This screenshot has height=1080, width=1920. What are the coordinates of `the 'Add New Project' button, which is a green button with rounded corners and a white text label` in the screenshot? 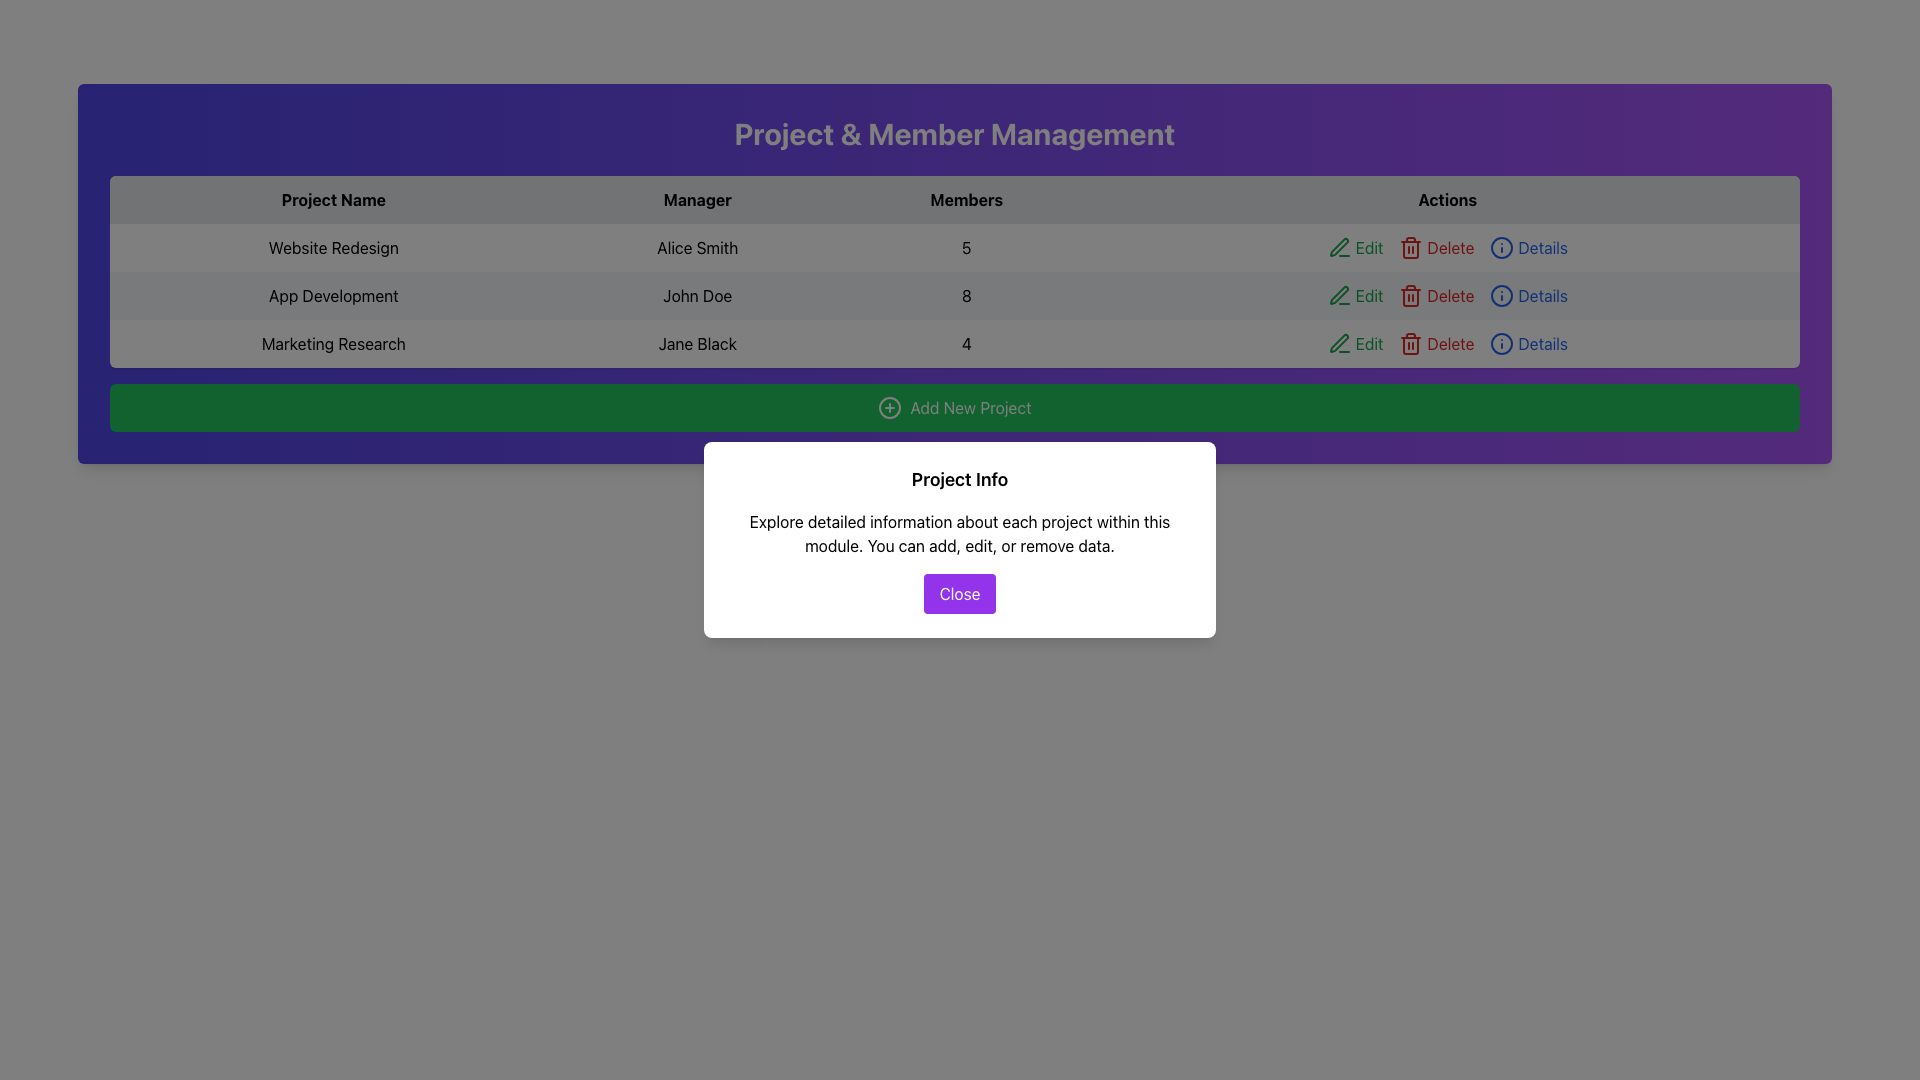 It's located at (954, 407).